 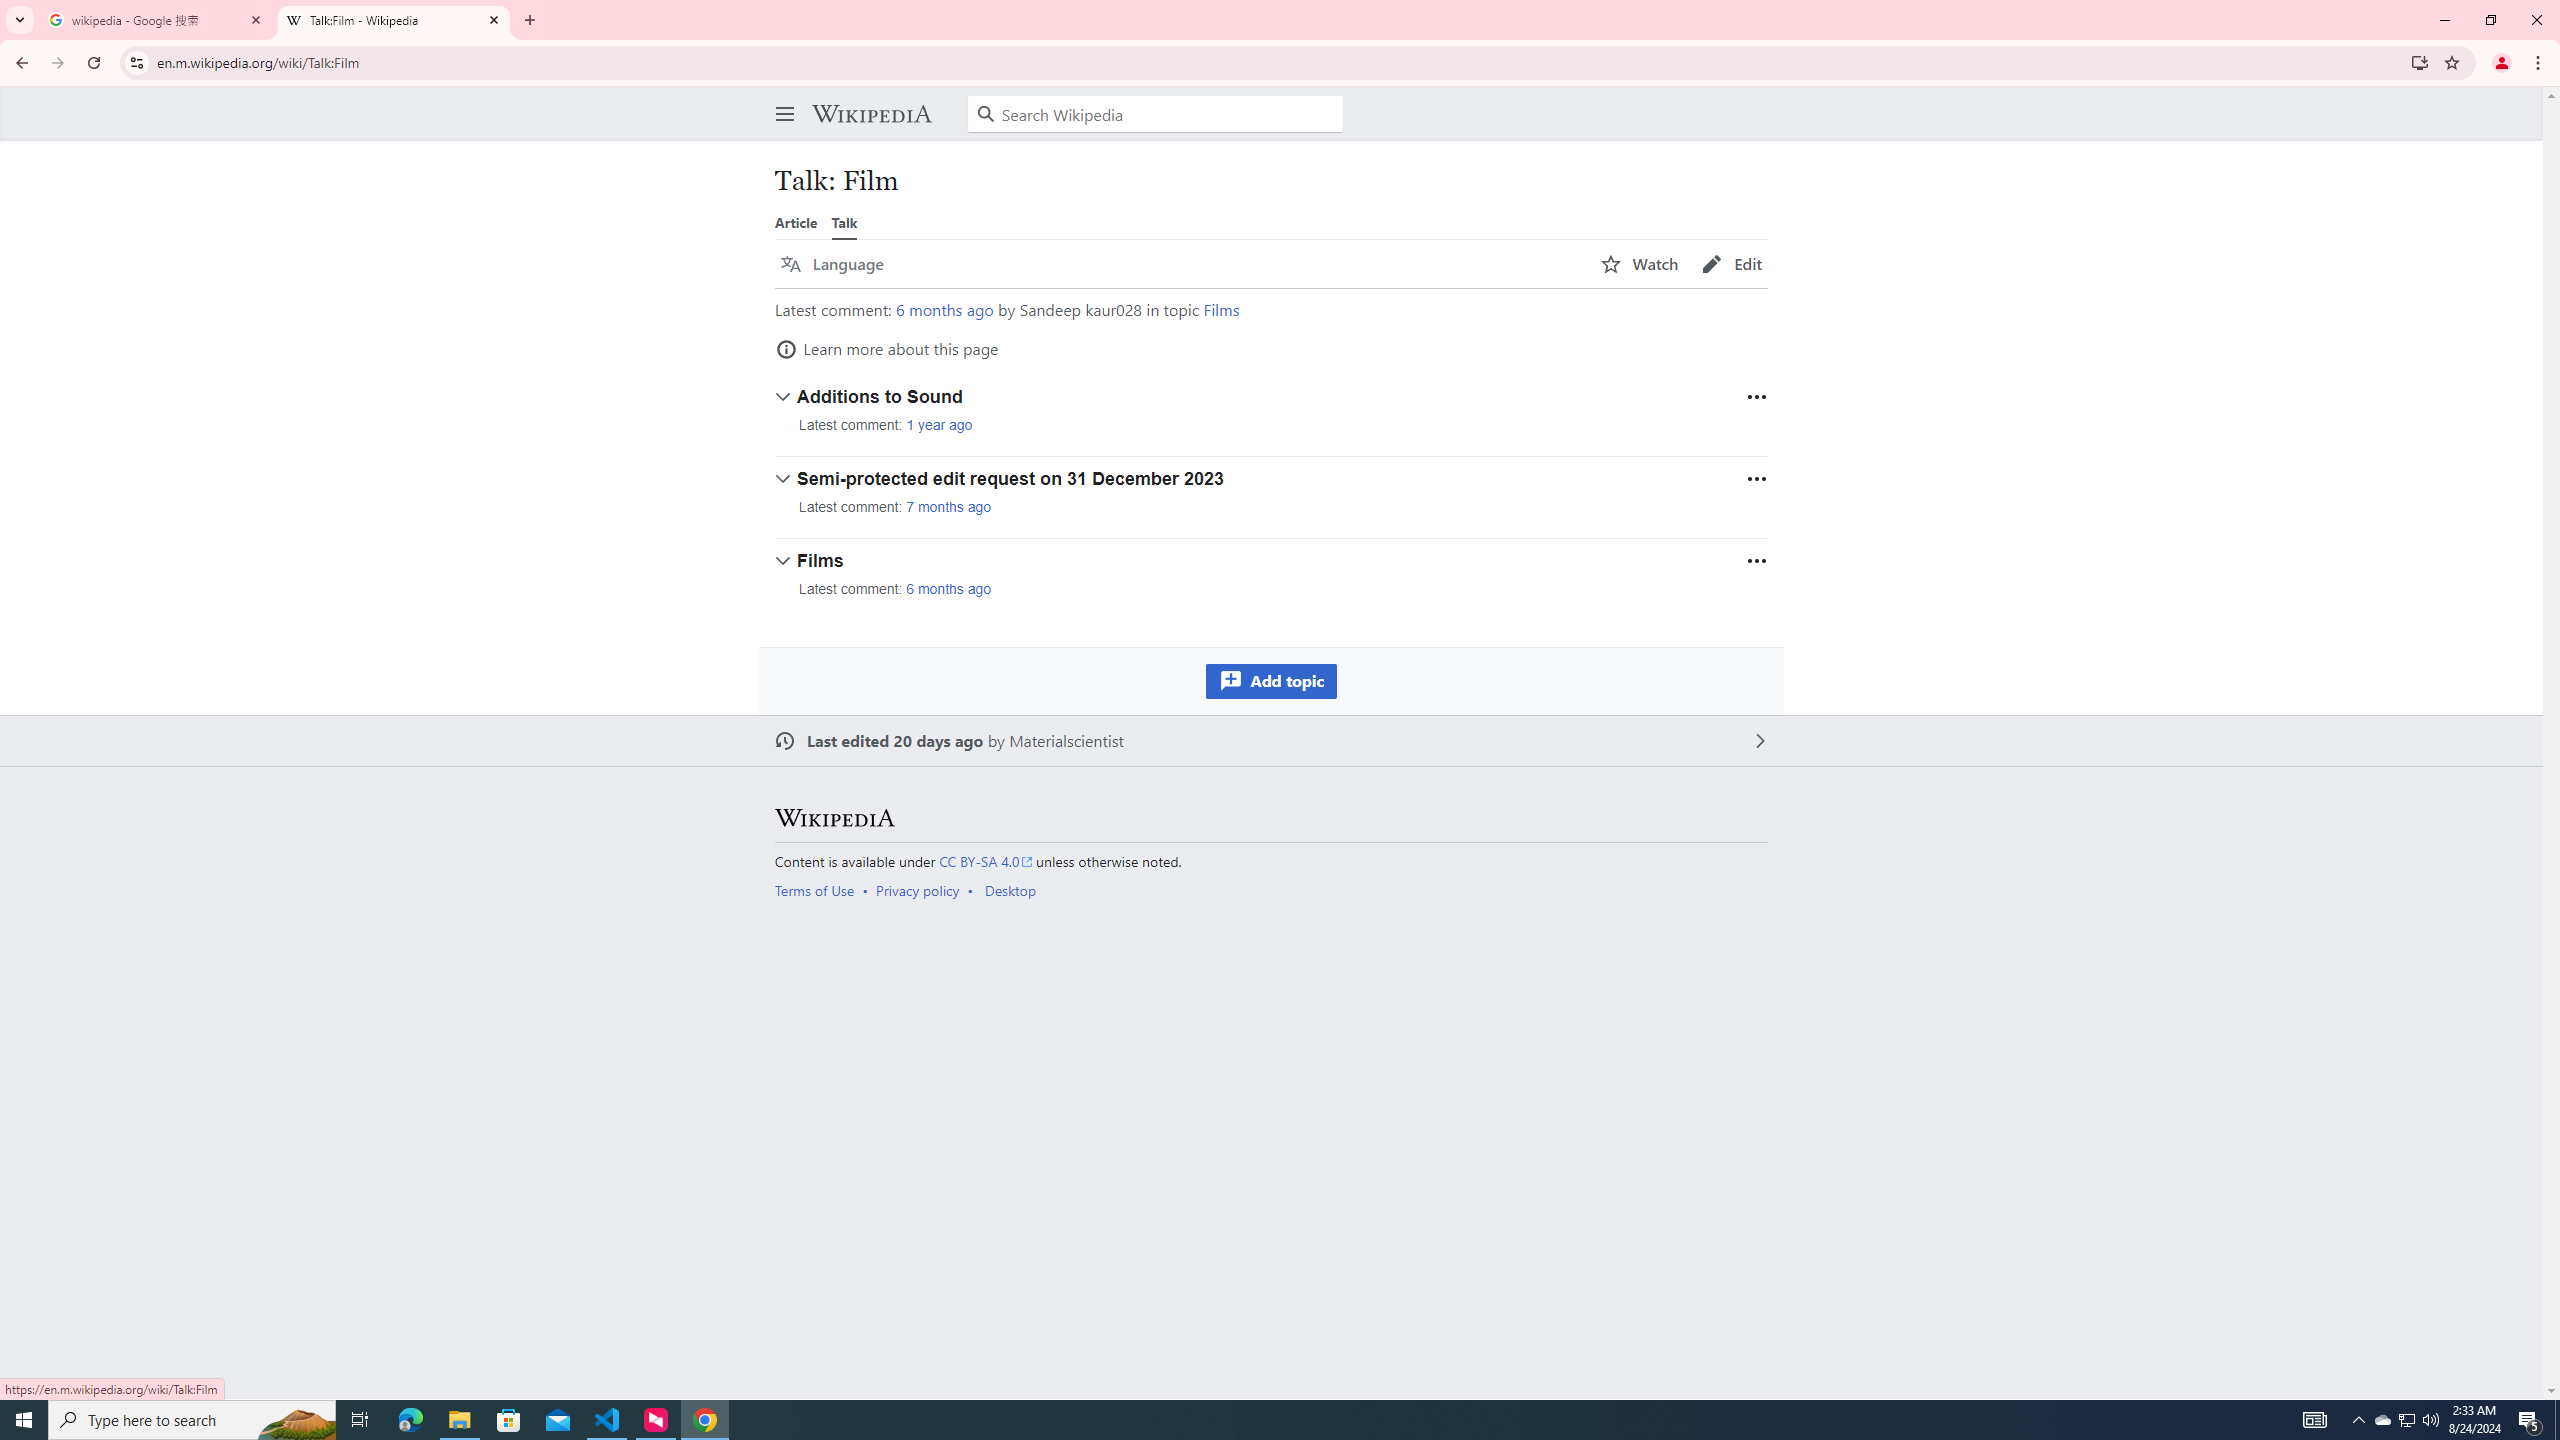 What do you see at coordinates (795, 222) in the screenshot?
I see `'Article'` at bounding box center [795, 222].